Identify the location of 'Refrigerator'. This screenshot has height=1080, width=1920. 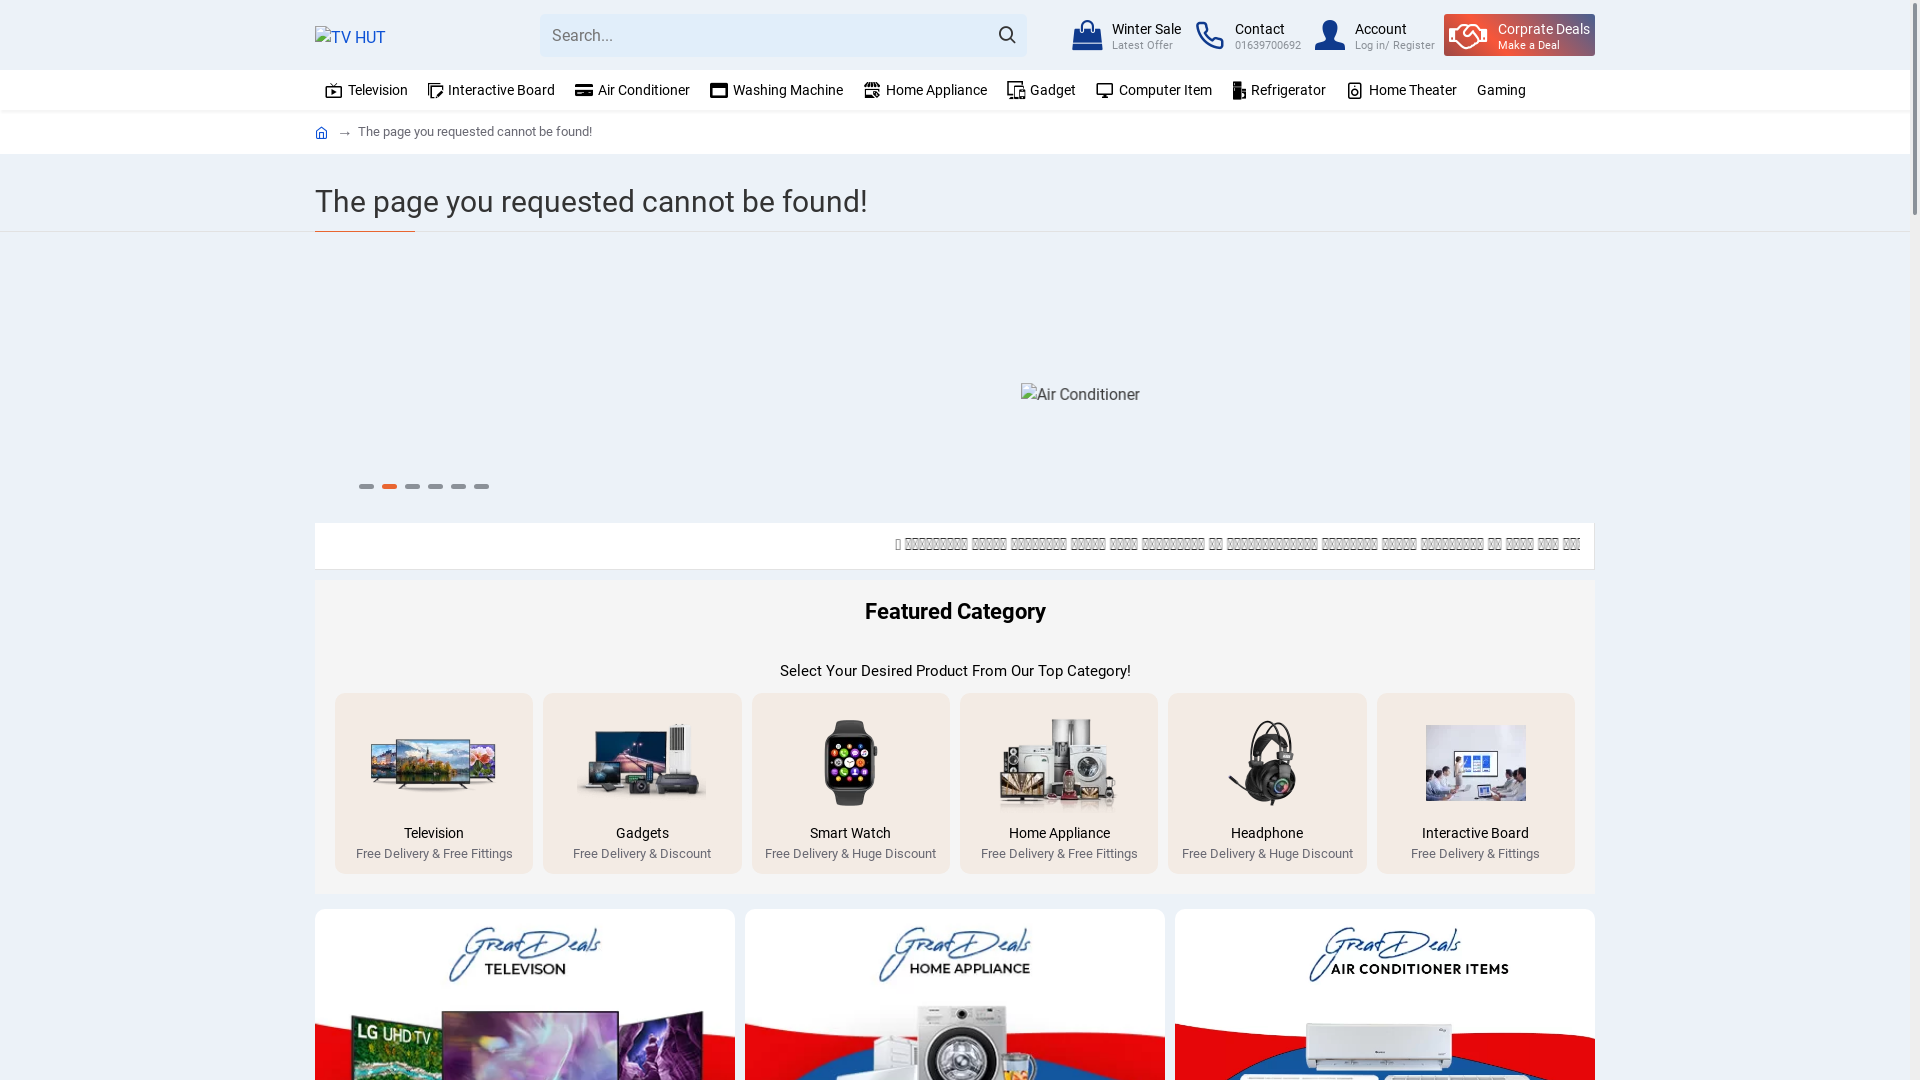
(1275, 88).